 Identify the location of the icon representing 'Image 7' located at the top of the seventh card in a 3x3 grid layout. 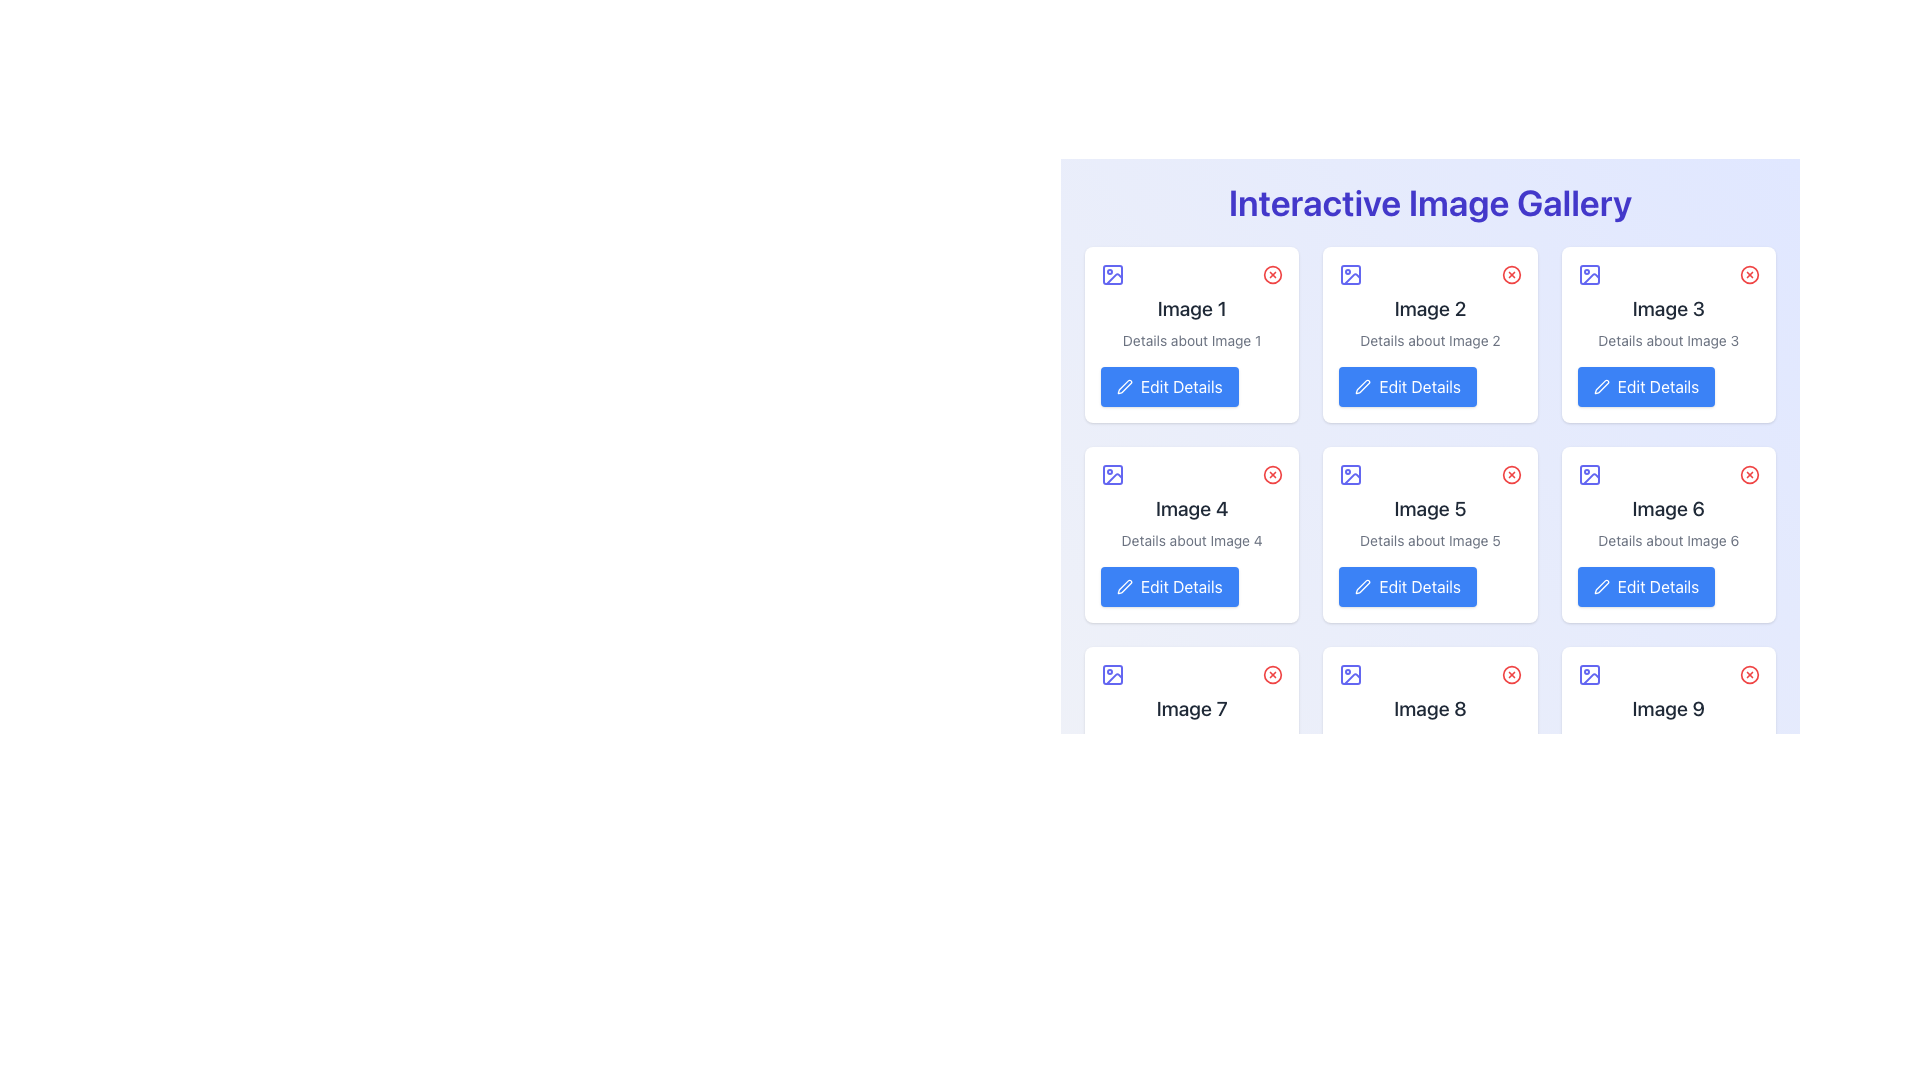
(1112, 675).